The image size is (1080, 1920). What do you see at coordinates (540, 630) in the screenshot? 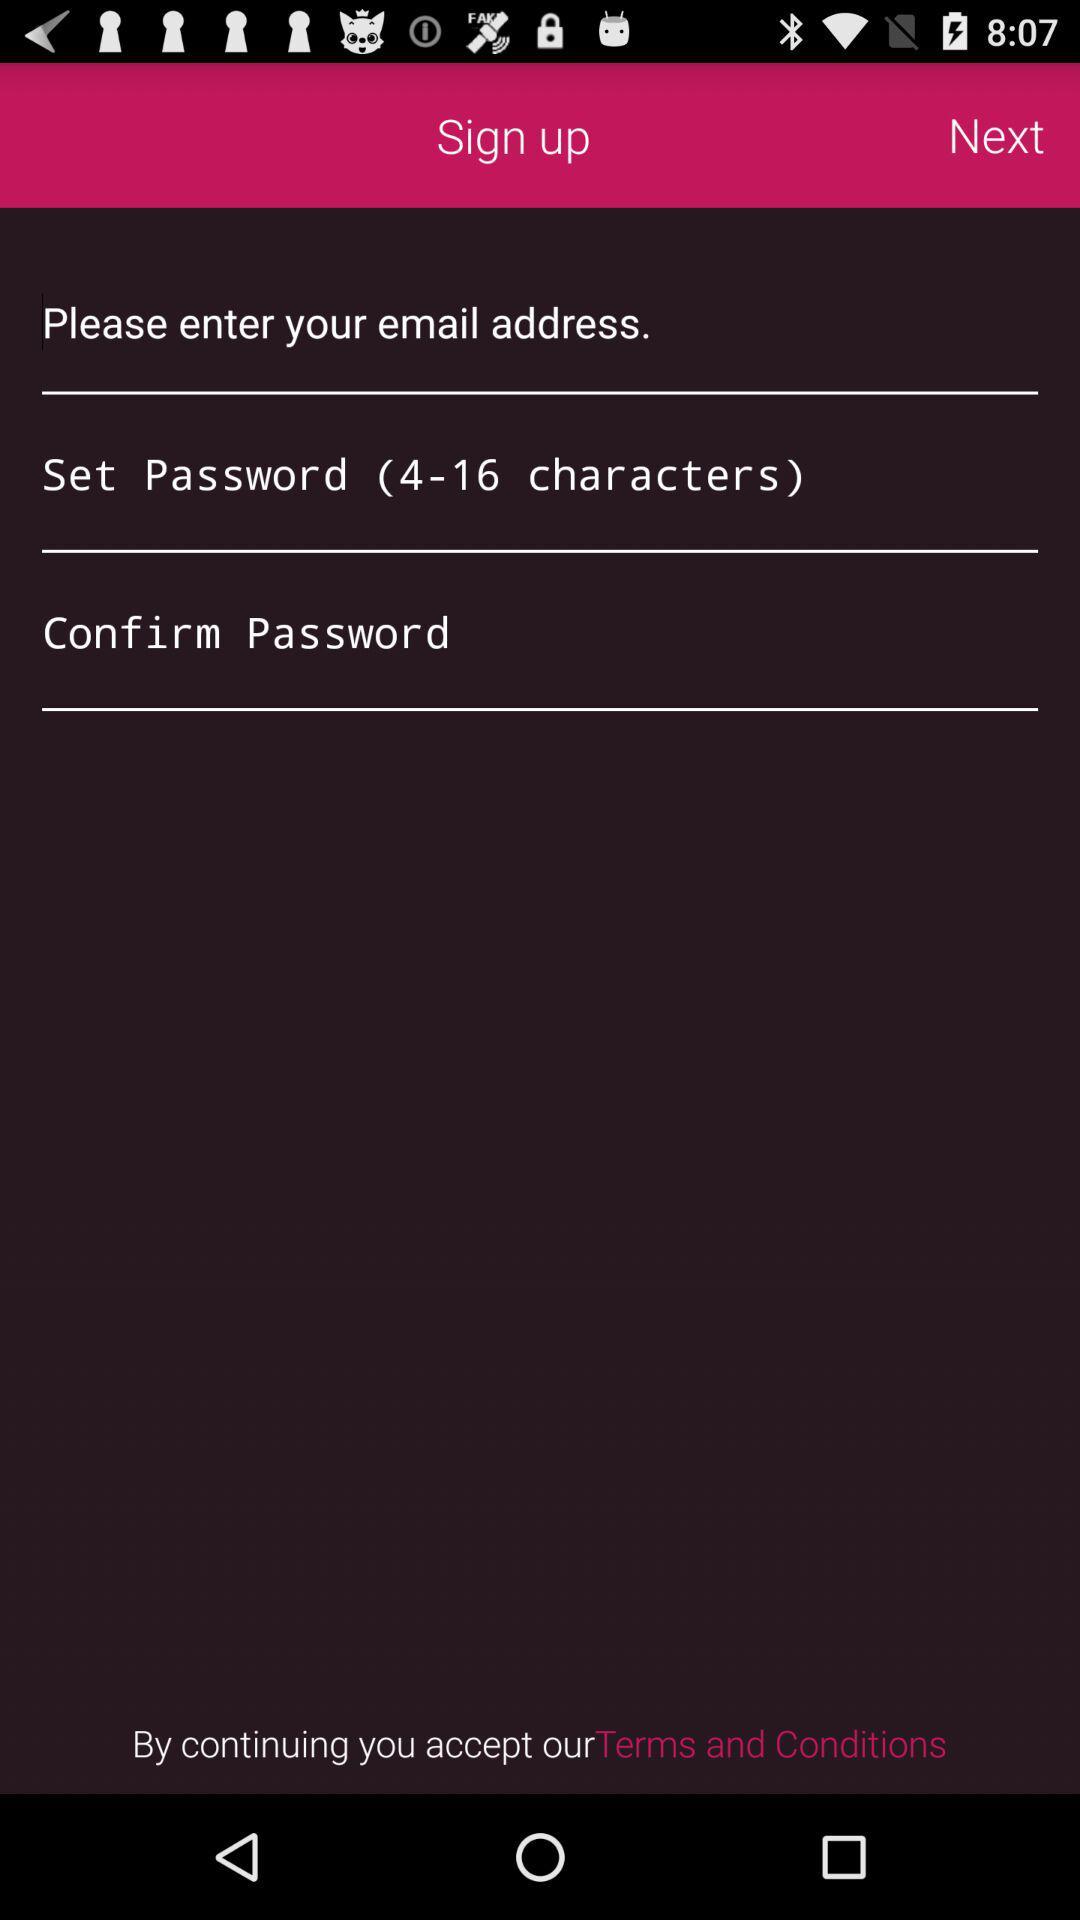
I see `retype password` at bounding box center [540, 630].